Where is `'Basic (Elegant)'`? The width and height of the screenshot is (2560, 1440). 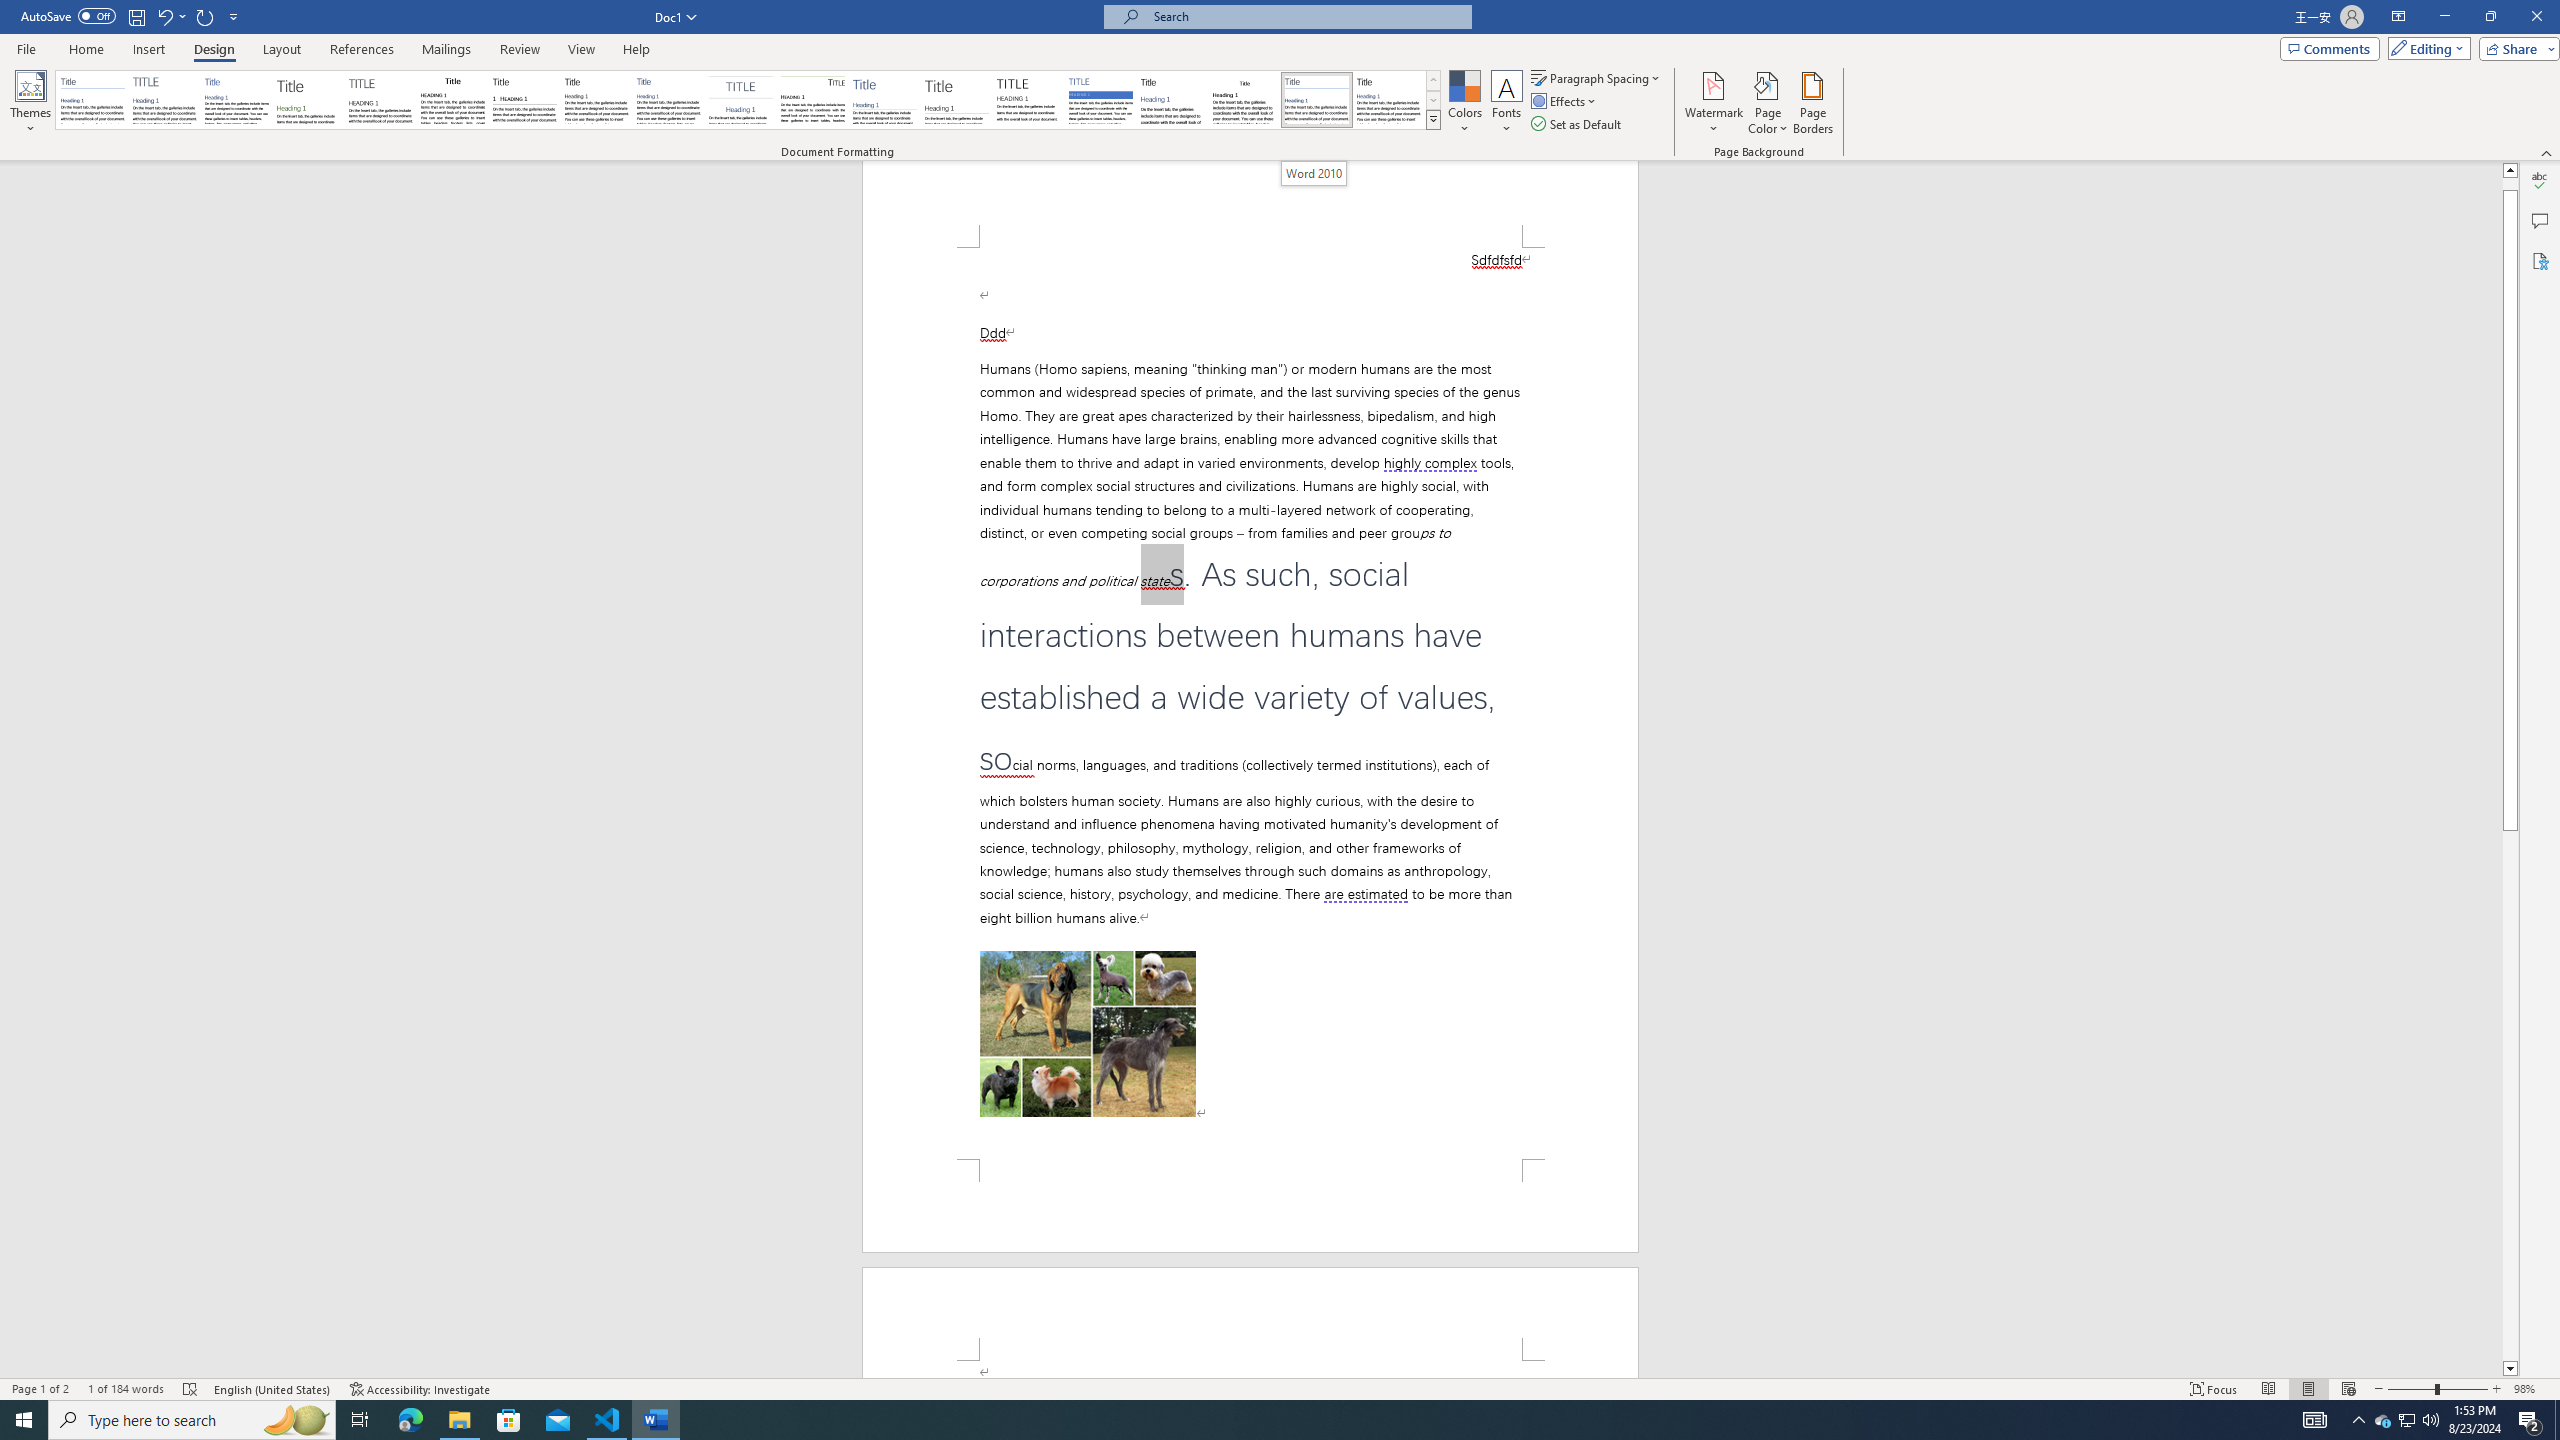
'Basic (Elegant)' is located at coordinates (164, 99).